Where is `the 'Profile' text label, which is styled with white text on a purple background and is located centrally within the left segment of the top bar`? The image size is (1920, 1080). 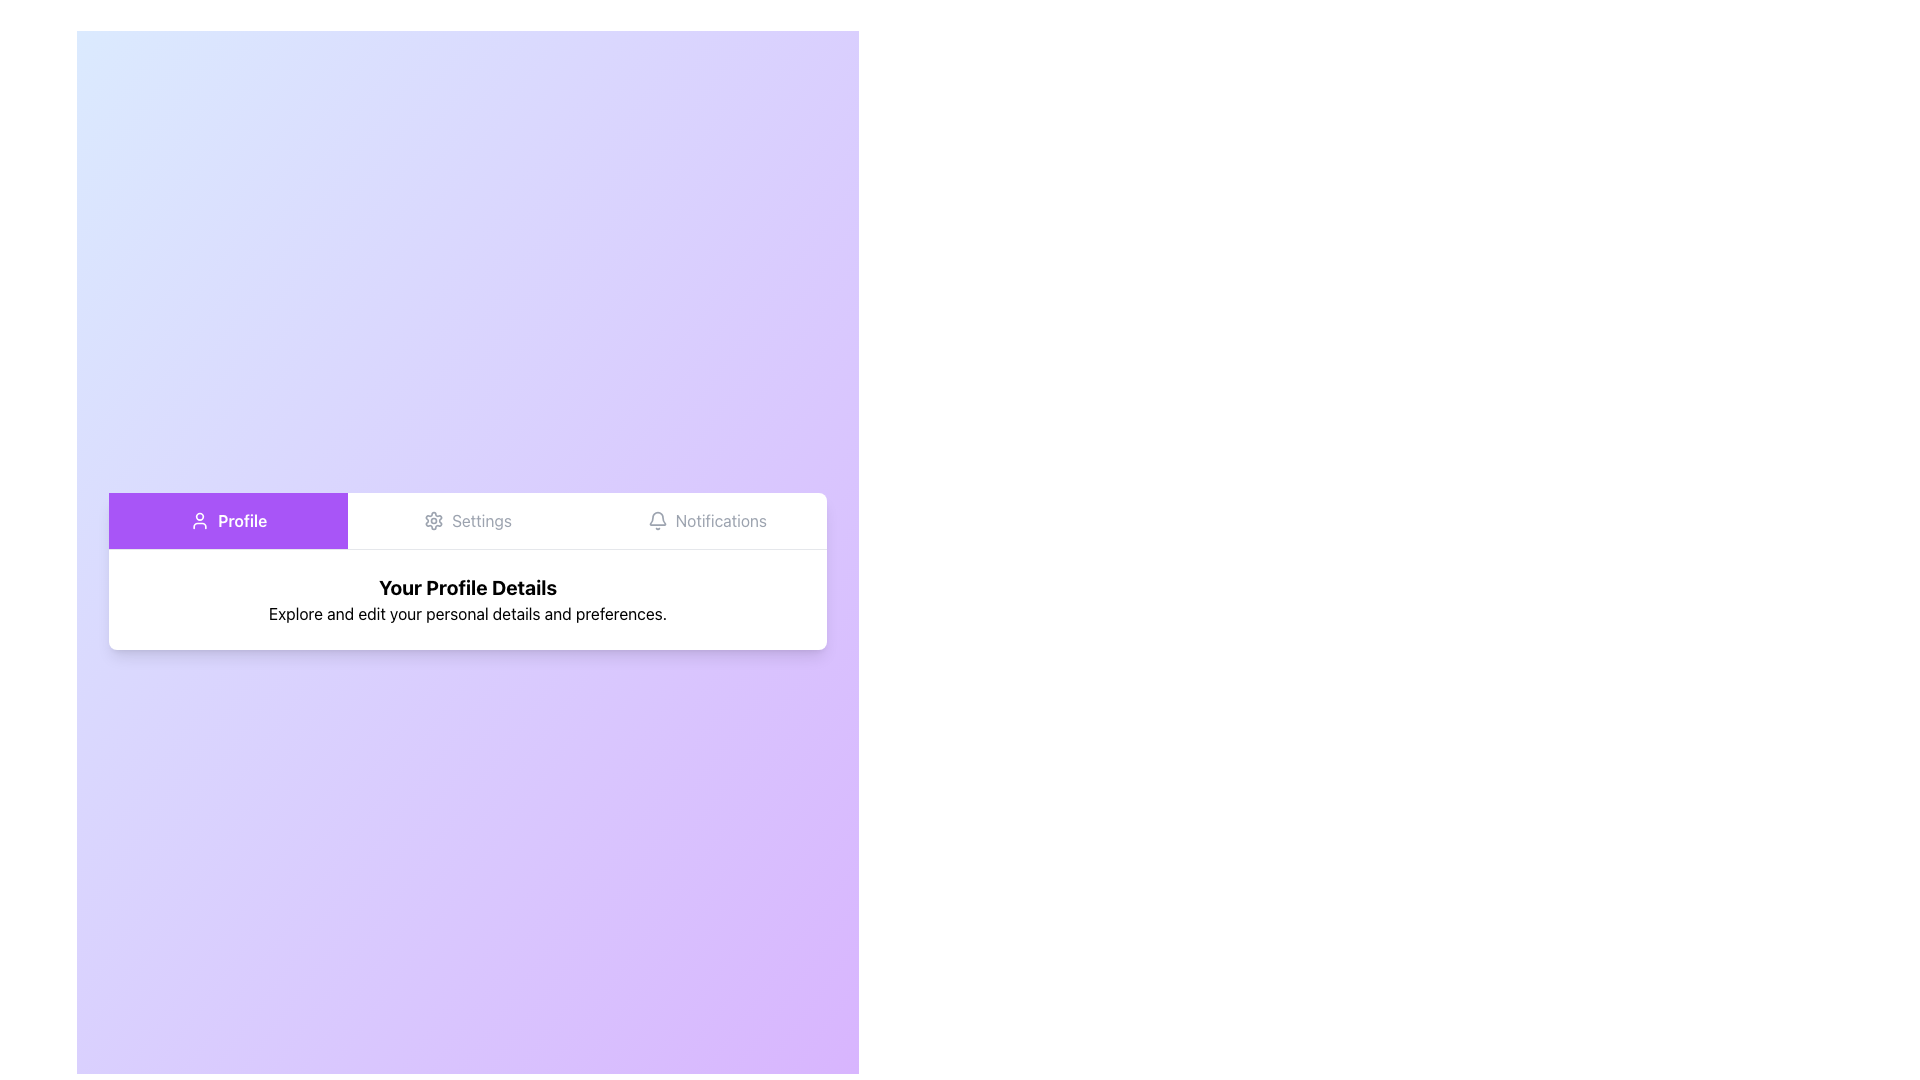 the 'Profile' text label, which is styled with white text on a purple background and is located centrally within the left segment of the top bar is located at coordinates (241, 519).